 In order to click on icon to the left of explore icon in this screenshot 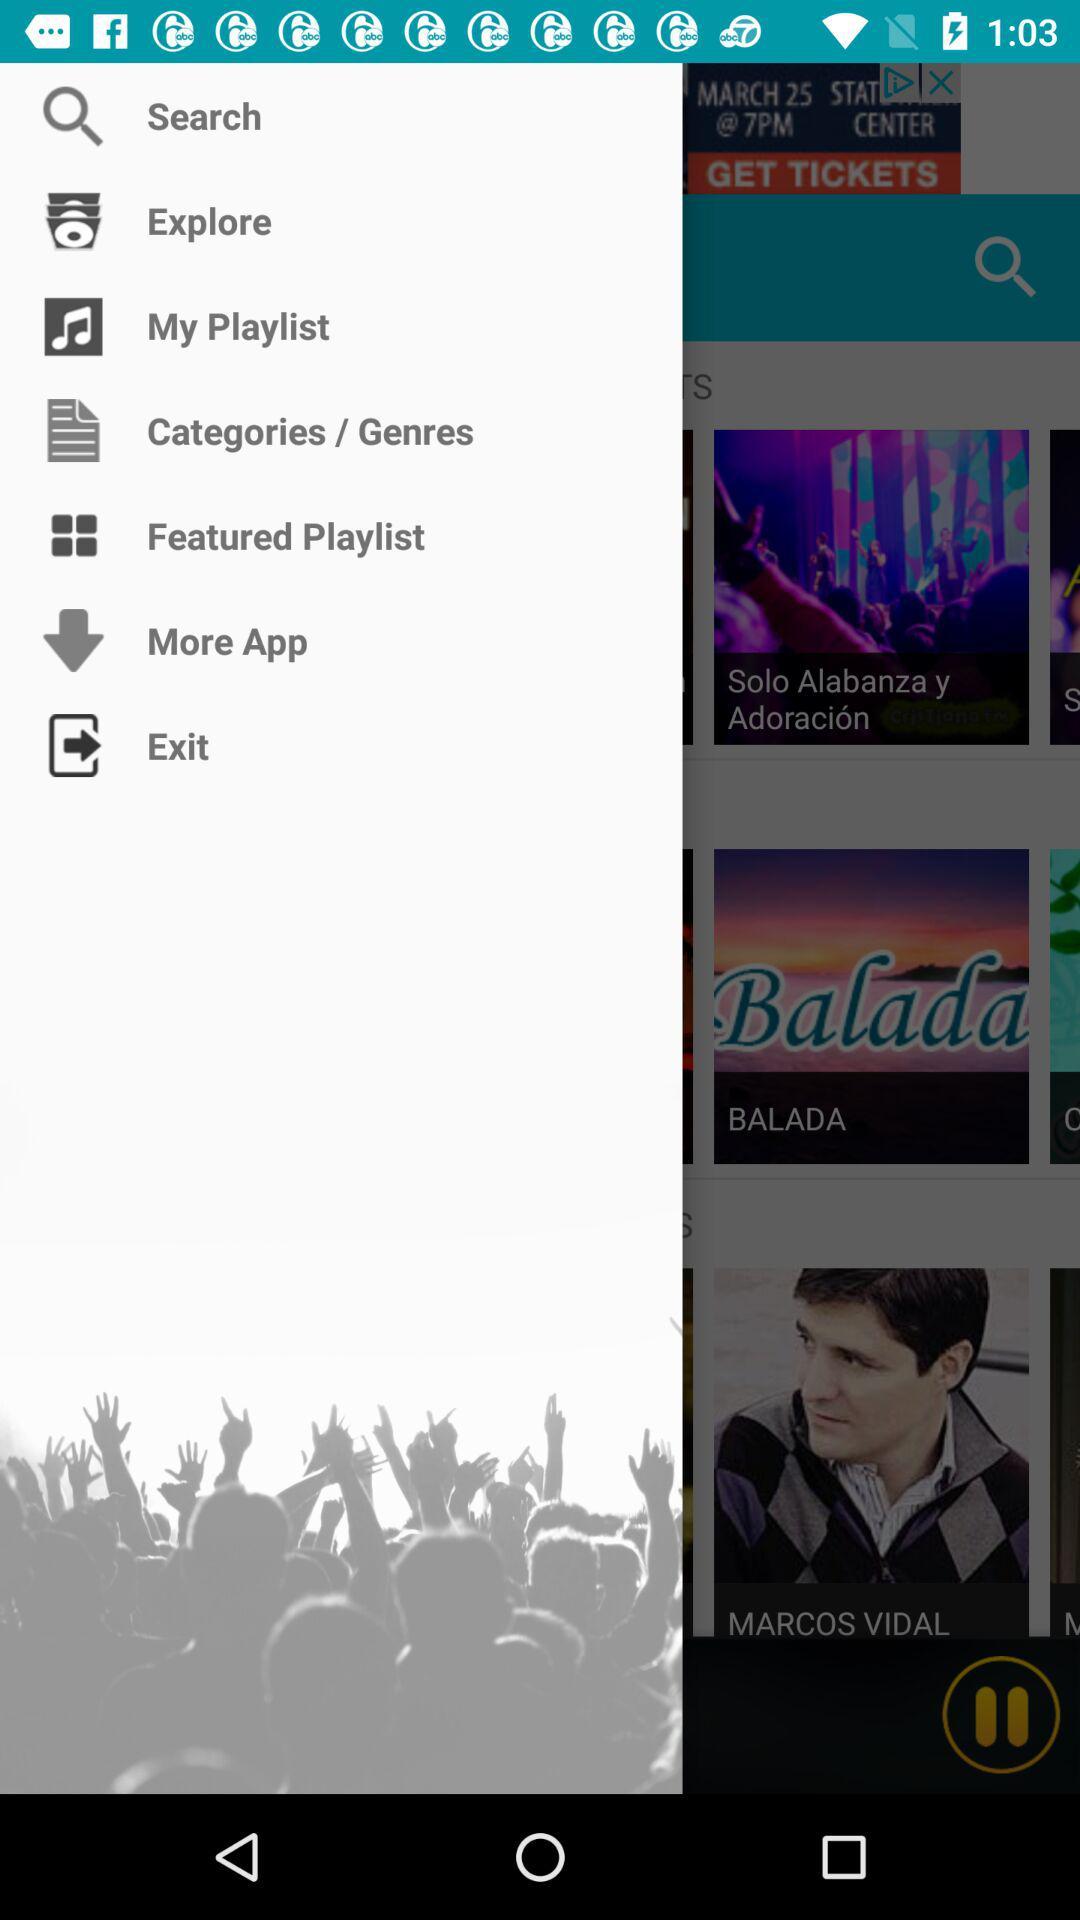, I will do `click(72, 266)`.